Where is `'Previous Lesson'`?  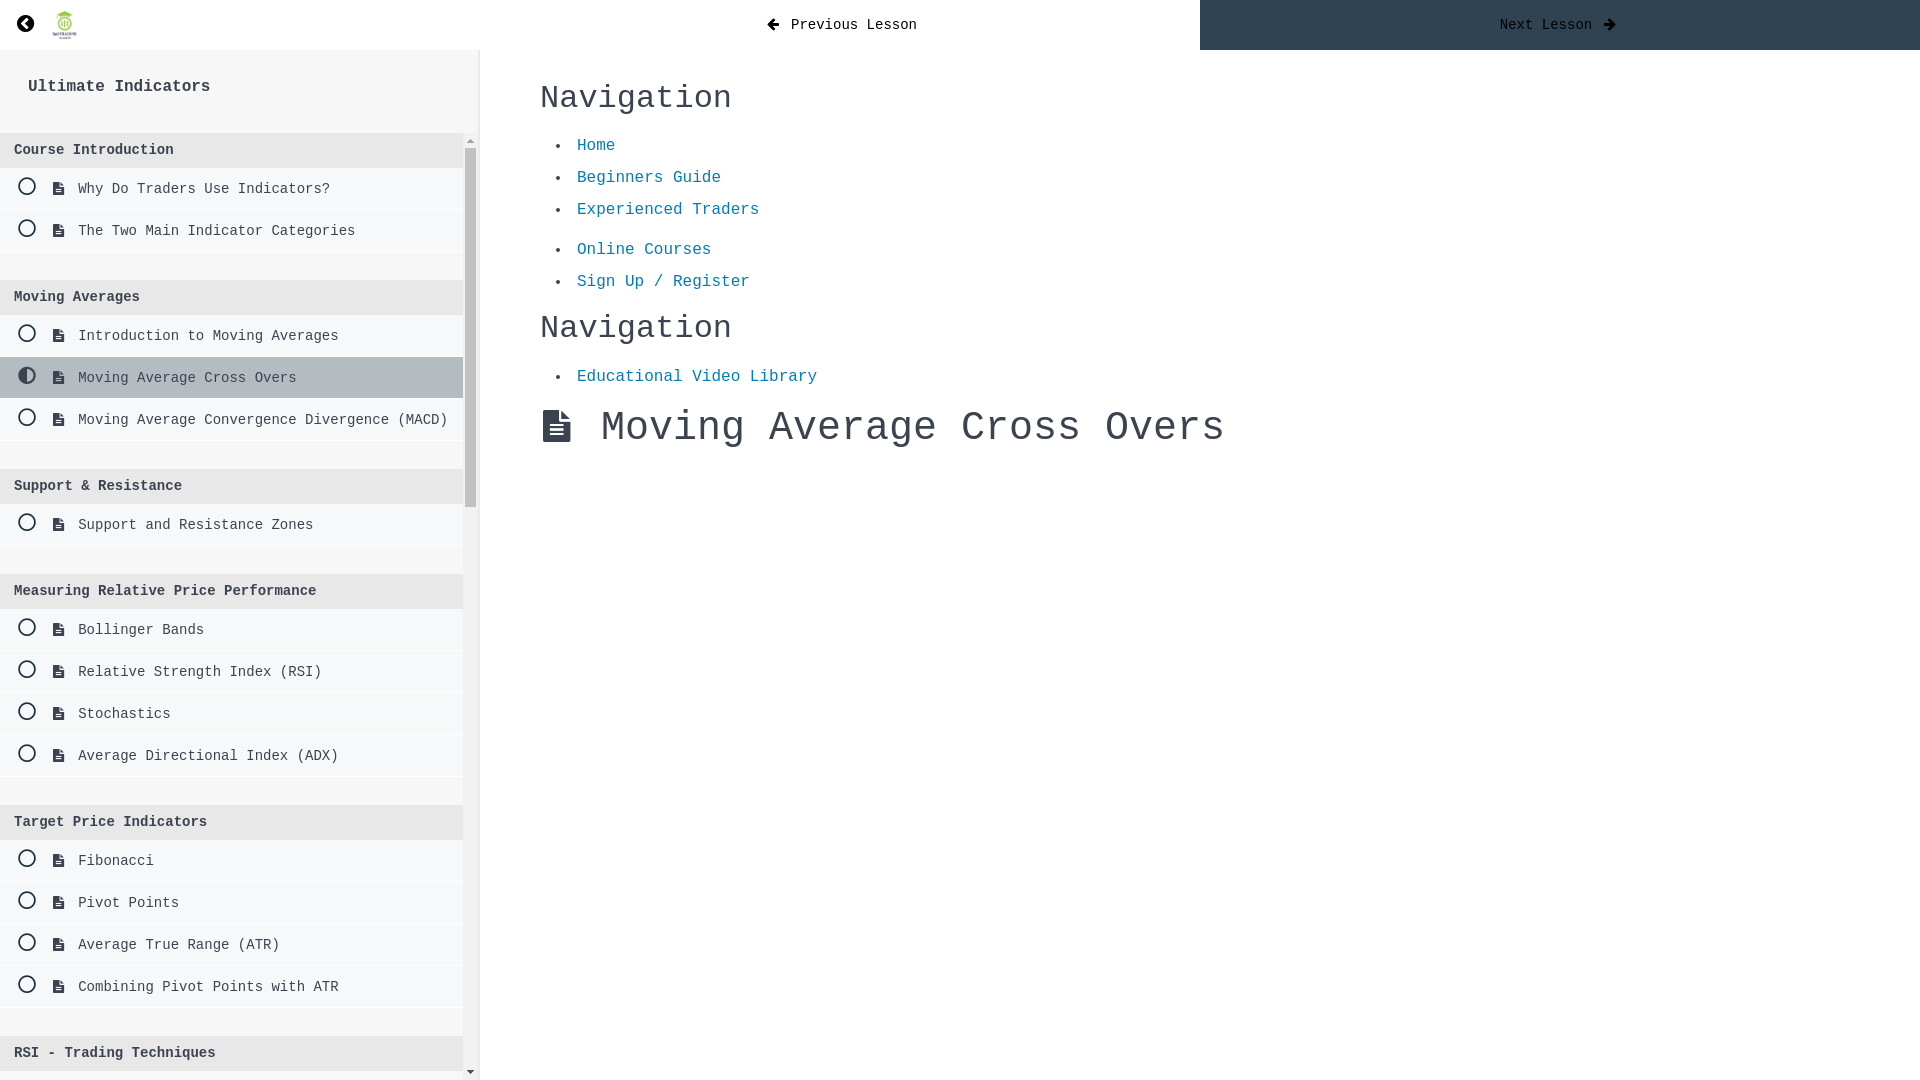 'Previous Lesson' is located at coordinates (840, 24).